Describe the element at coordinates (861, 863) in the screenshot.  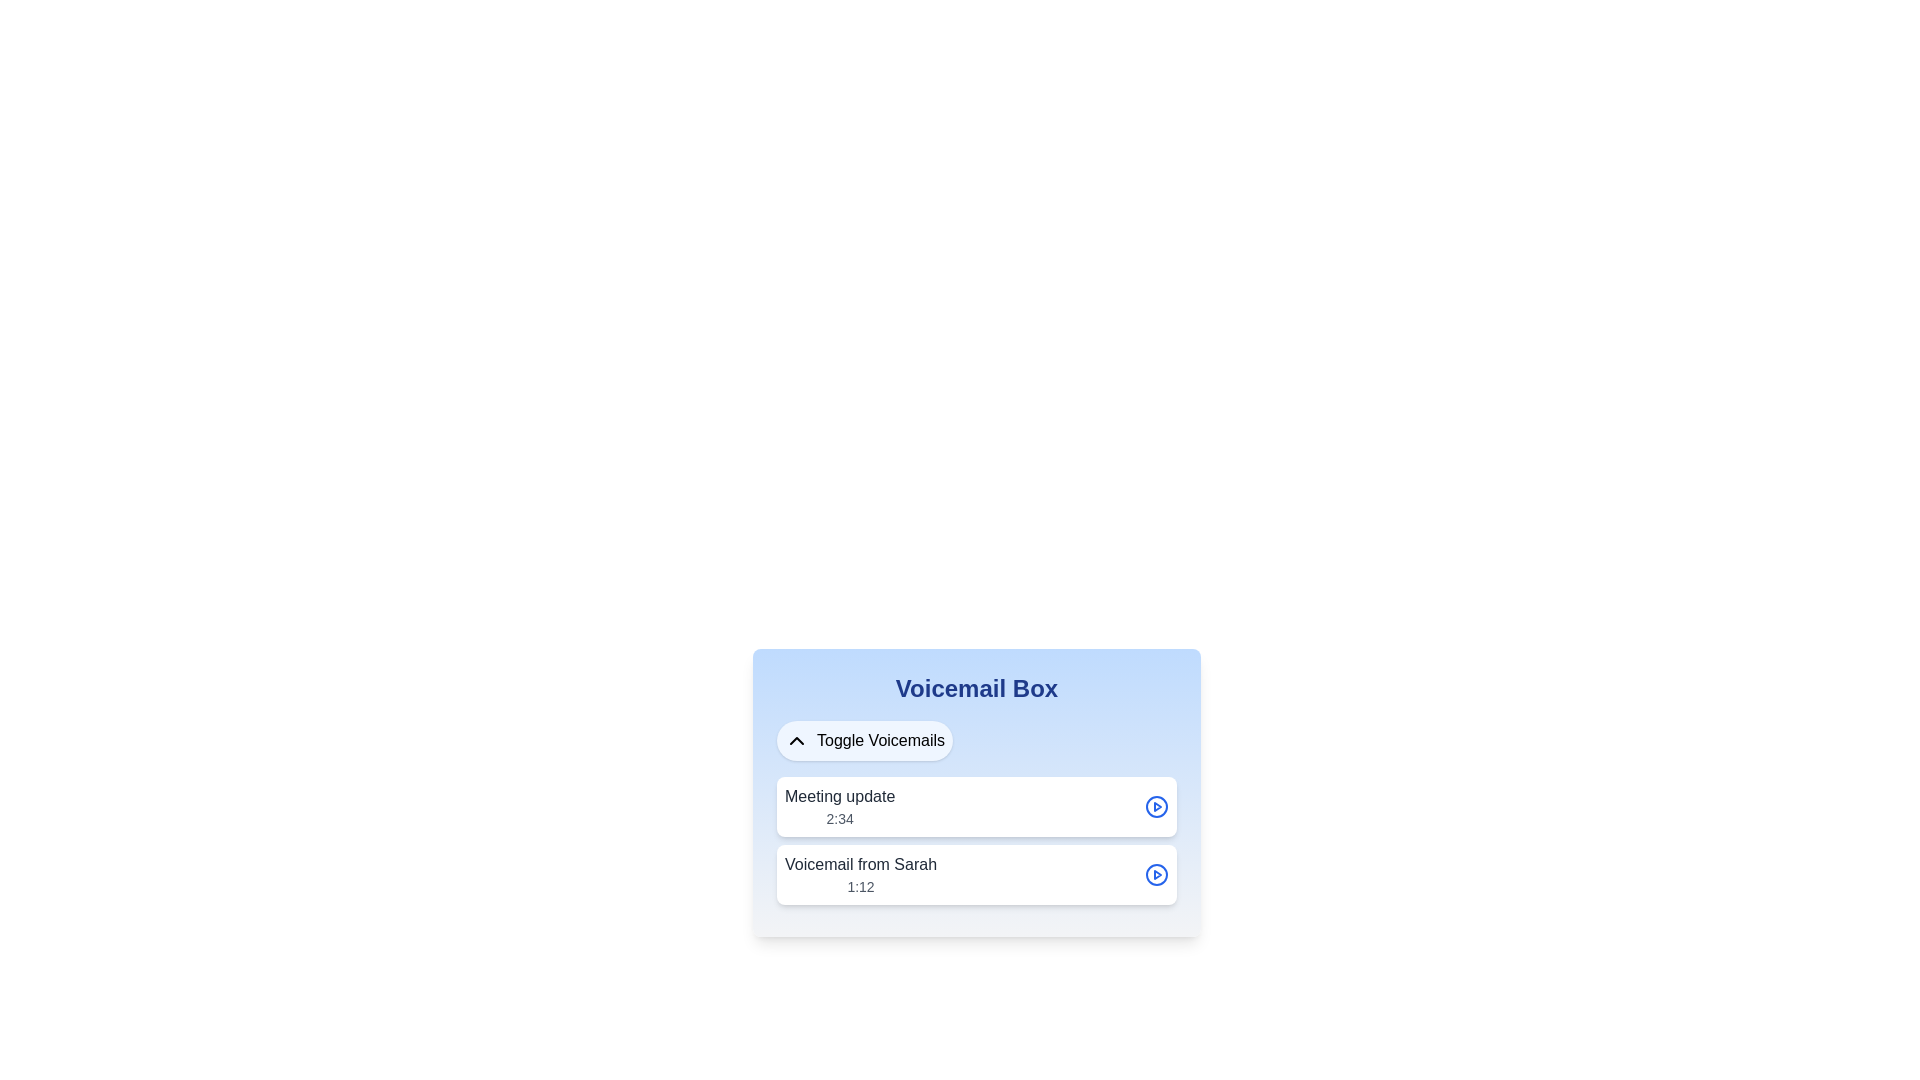
I see `the text label that reads 'Voicemail from Sarah', which is styled with a medium weight font and dark gray color, located above the duration text '1:12' in the voicemail list` at that location.